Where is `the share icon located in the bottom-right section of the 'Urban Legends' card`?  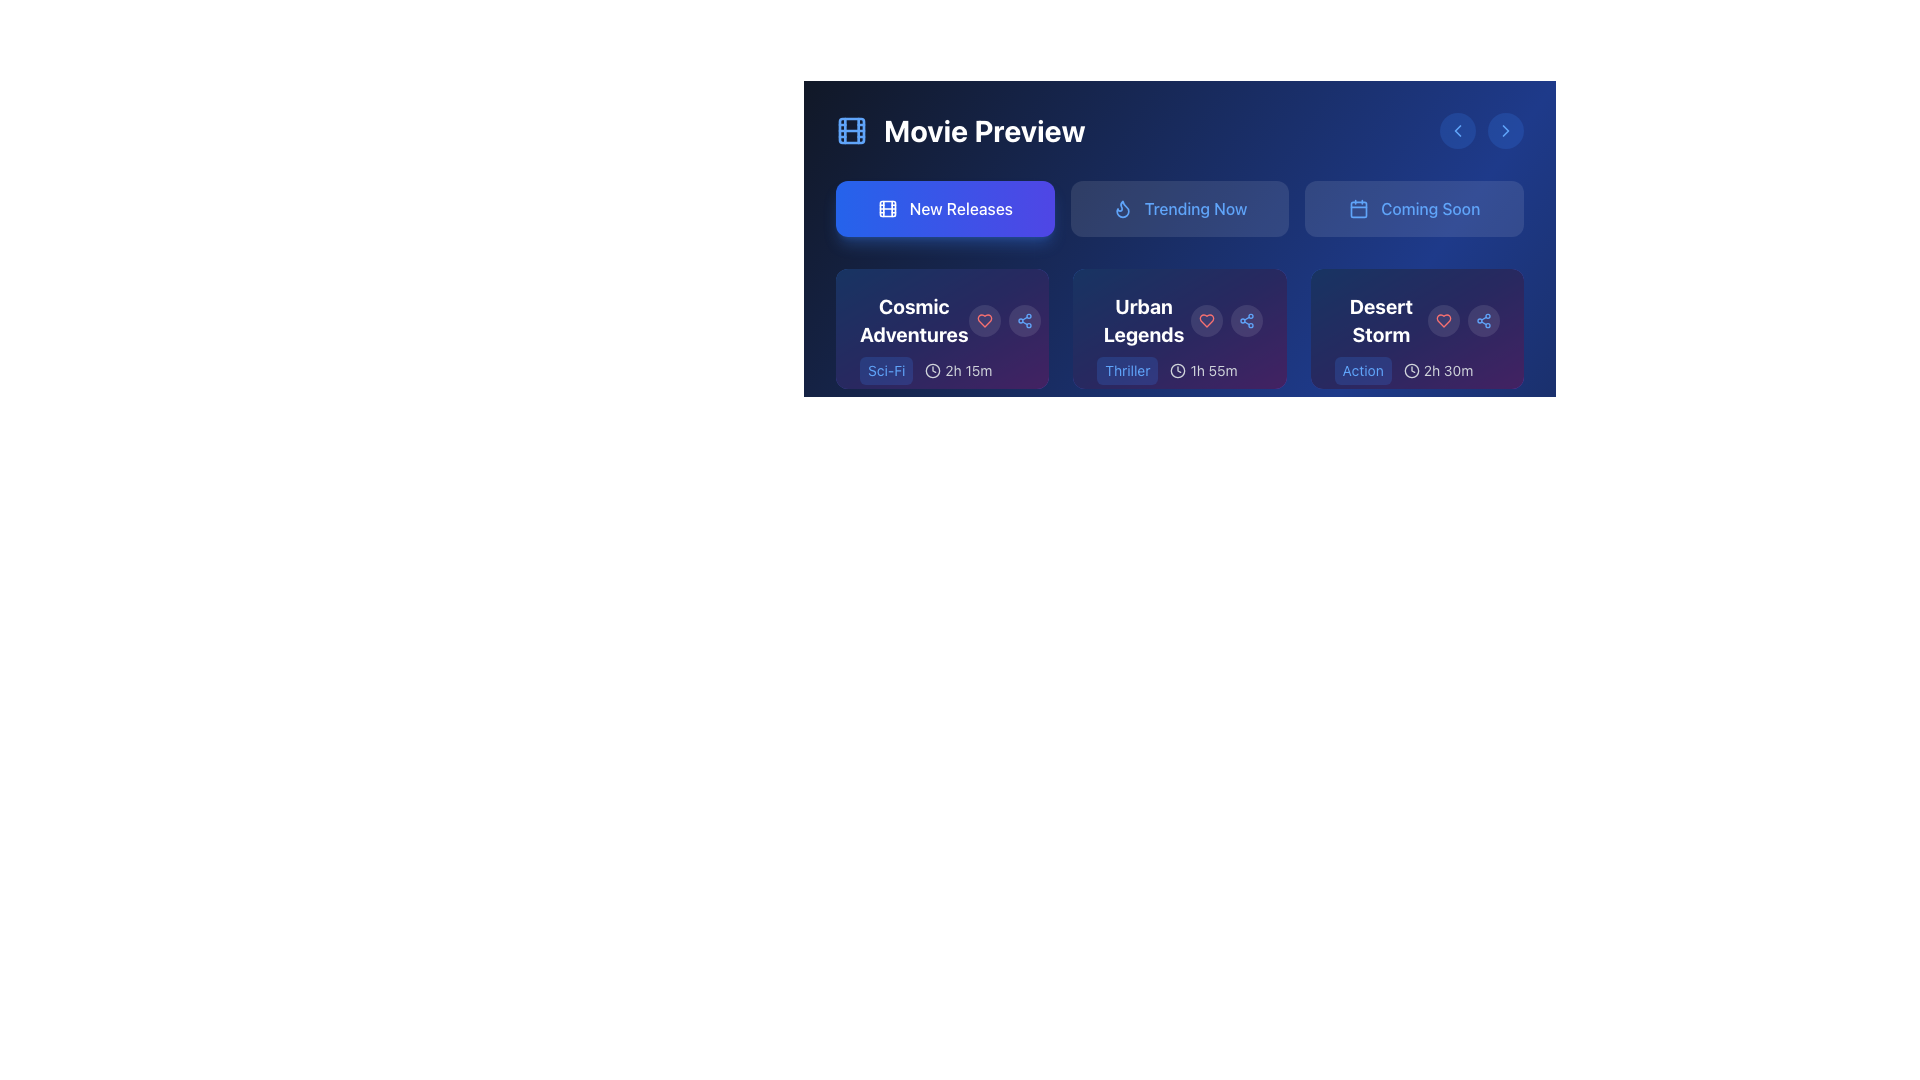 the share icon located in the bottom-right section of the 'Urban Legends' card is located at coordinates (1245, 319).